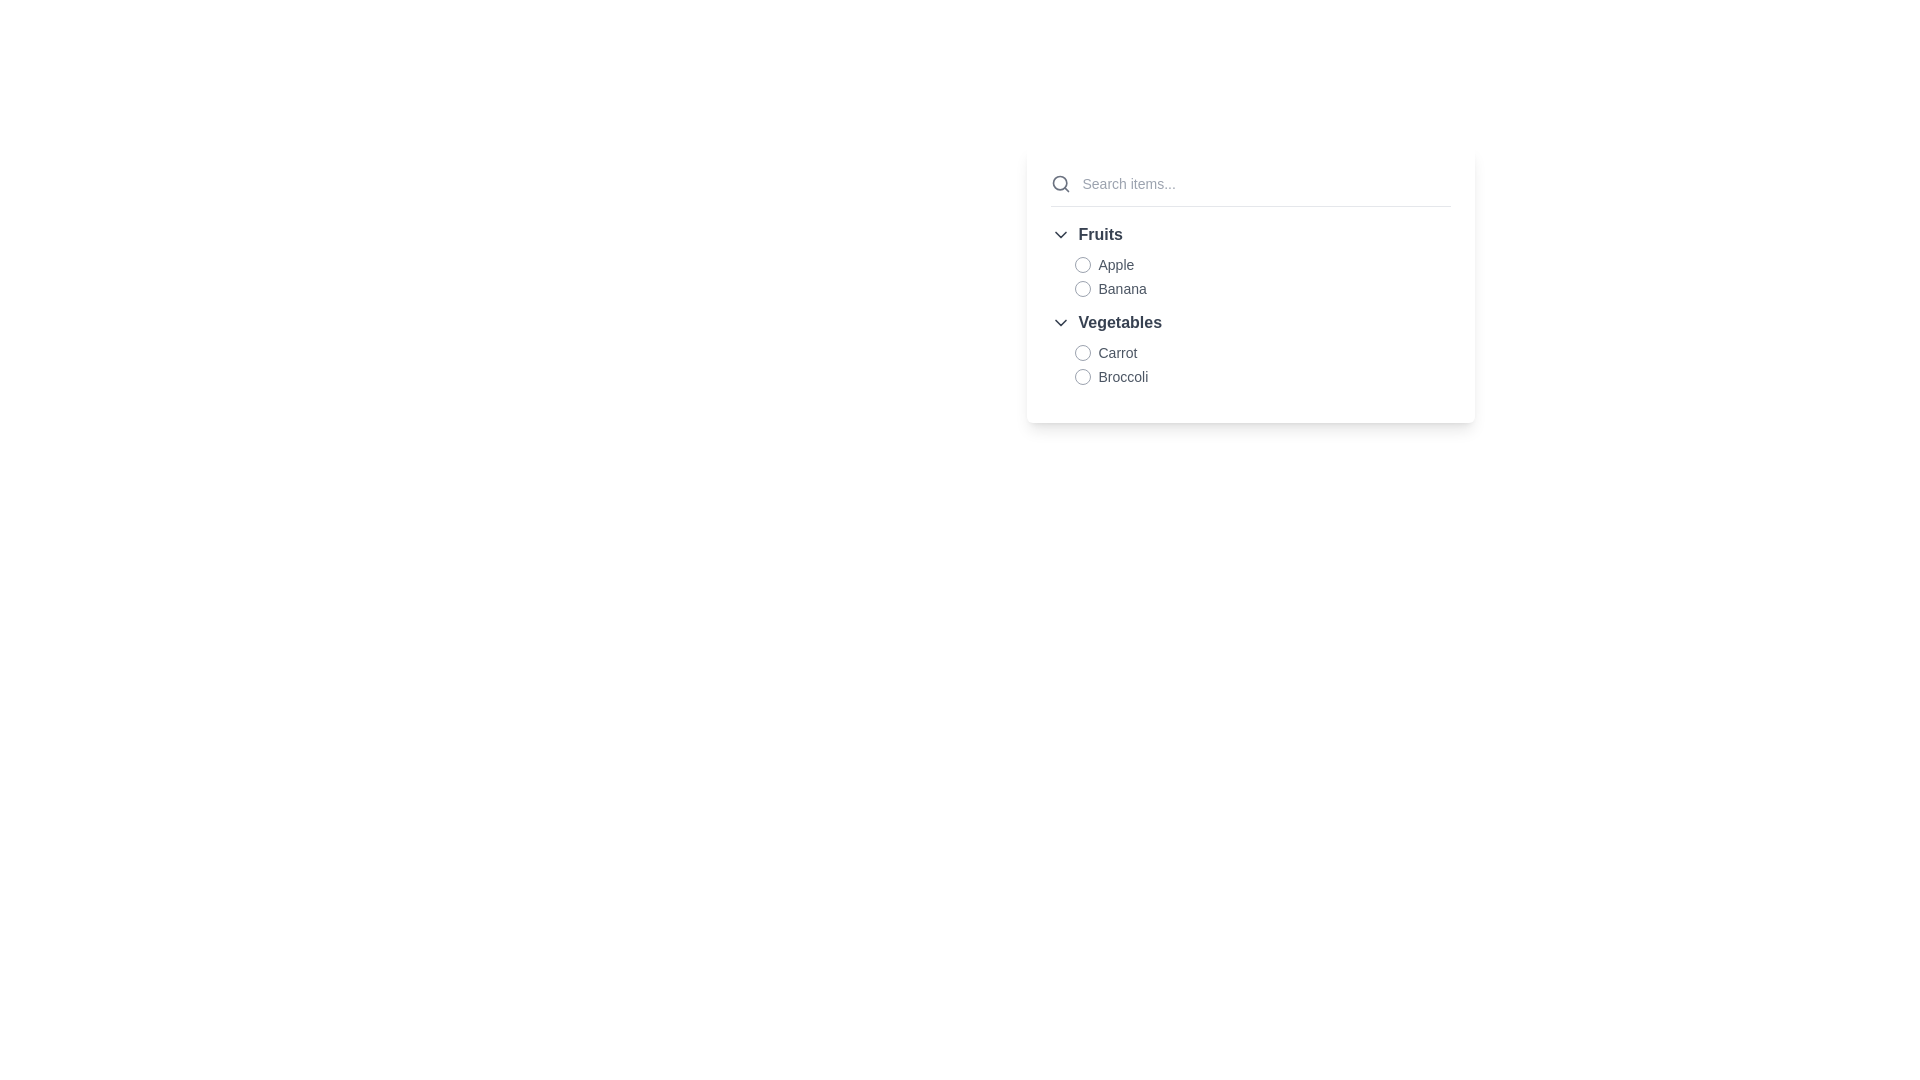 This screenshot has width=1920, height=1080. What do you see at coordinates (1249, 347) in the screenshot?
I see `the 'Vegetables' grouped list item` at bounding box center [1249, 347].